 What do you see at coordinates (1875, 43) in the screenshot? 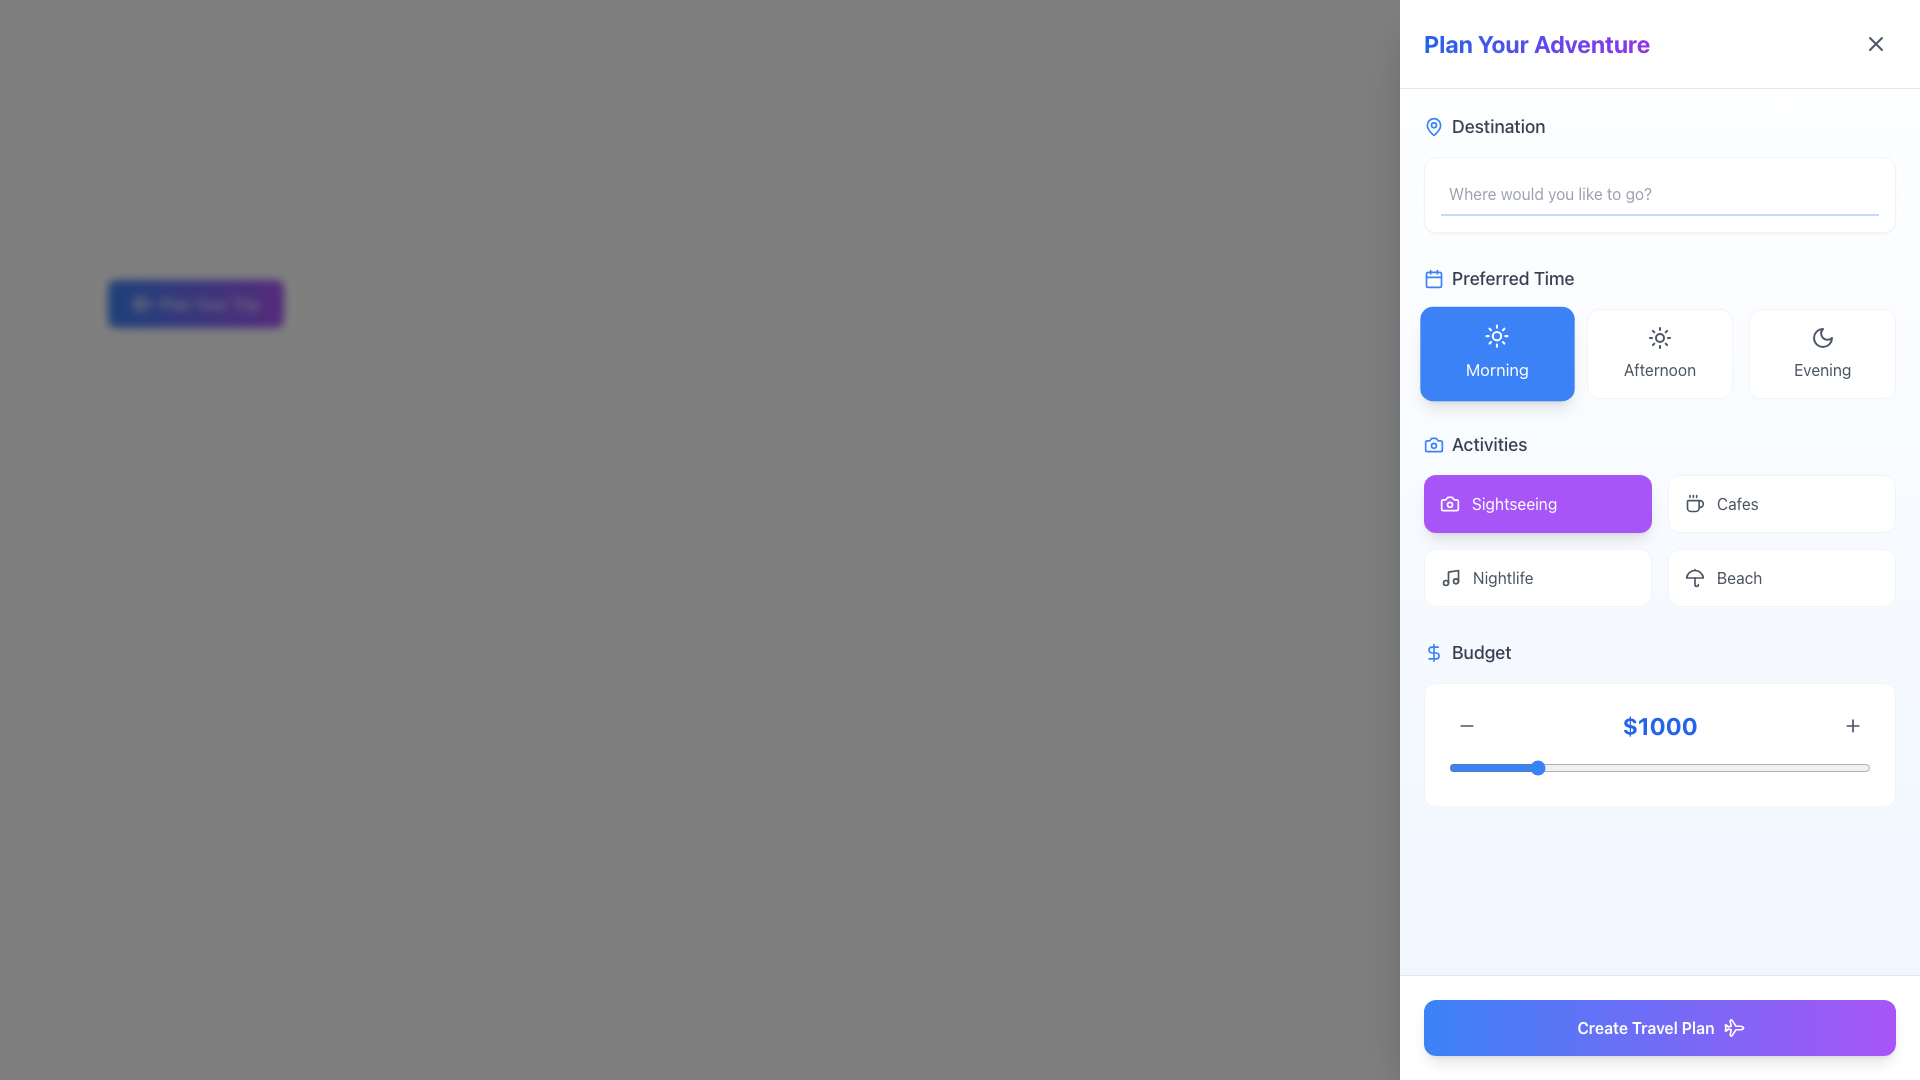
I see `the close icon located in the top-right corner of the interface, which is used` at bounding box center [1875, 43].